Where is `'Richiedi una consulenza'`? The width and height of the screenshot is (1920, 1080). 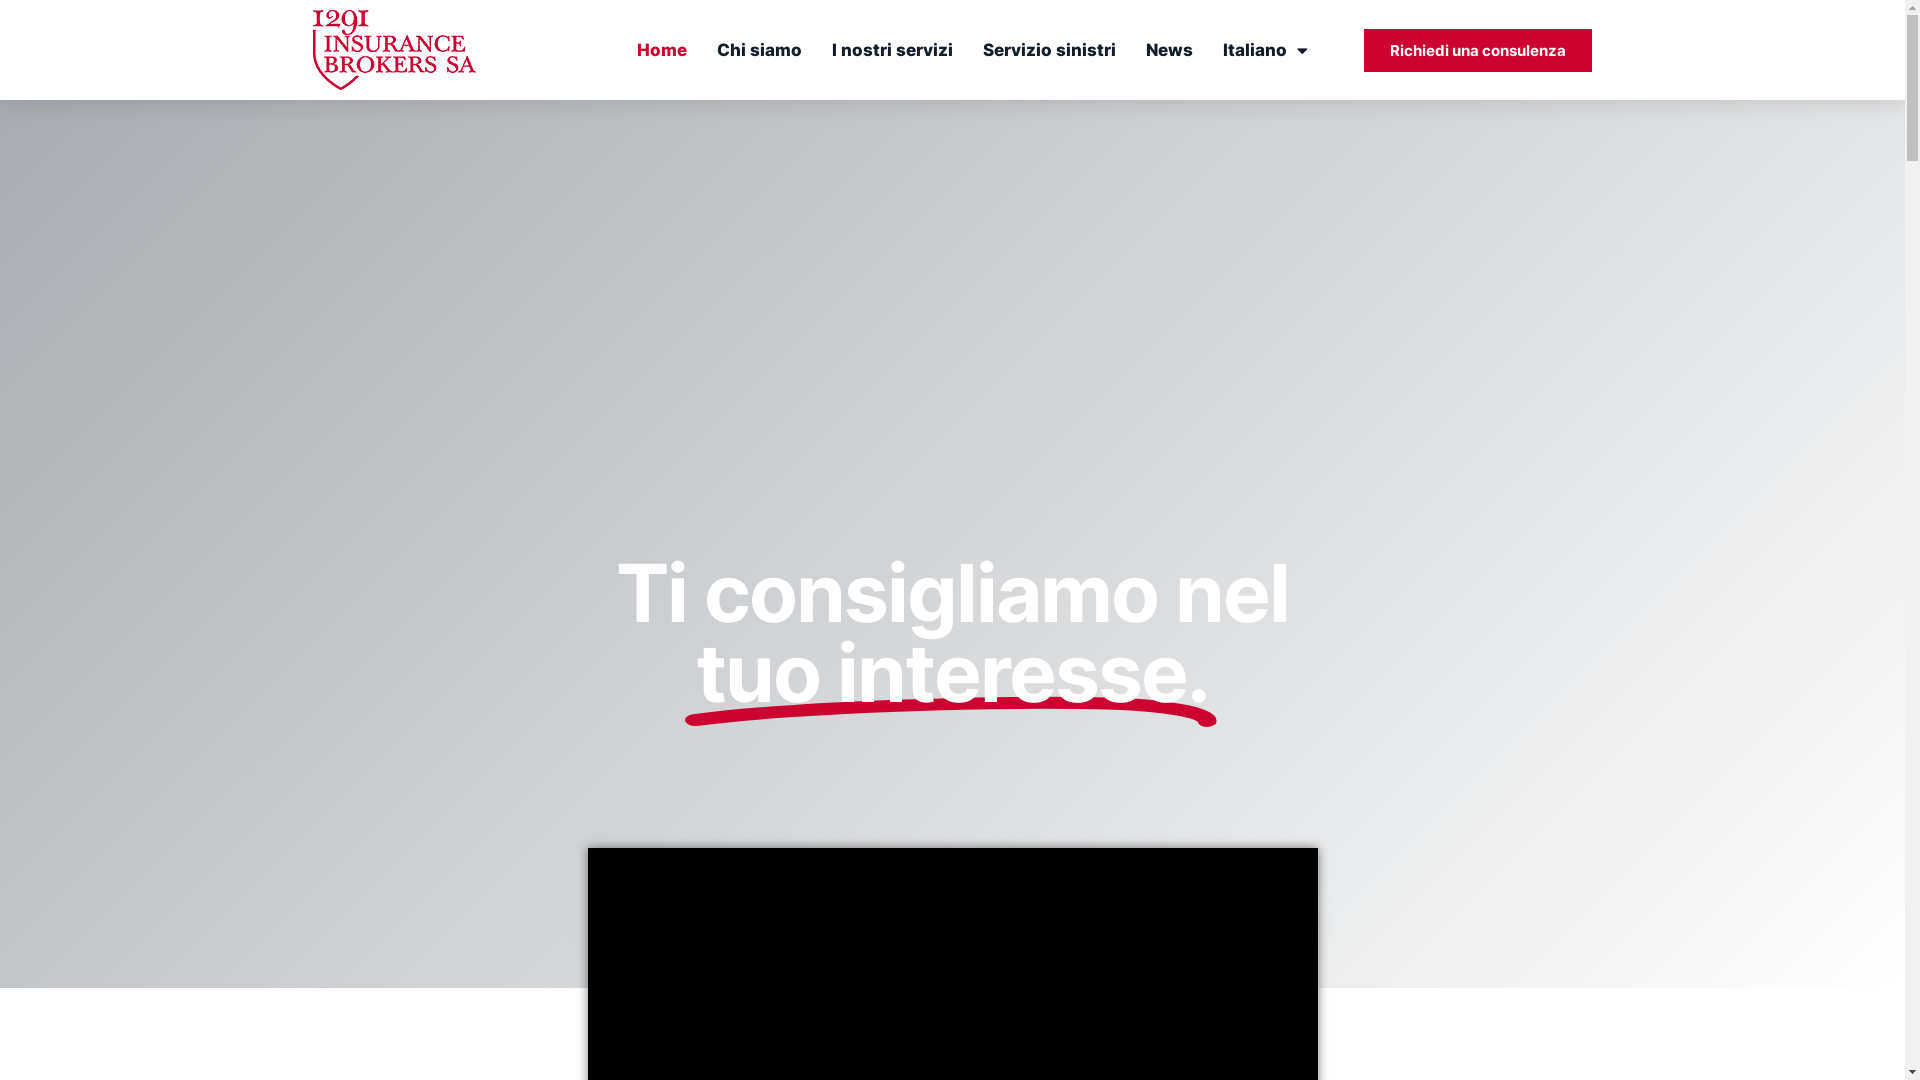 'Richiedi una consulenza' is located at coordinates (1478, 48).